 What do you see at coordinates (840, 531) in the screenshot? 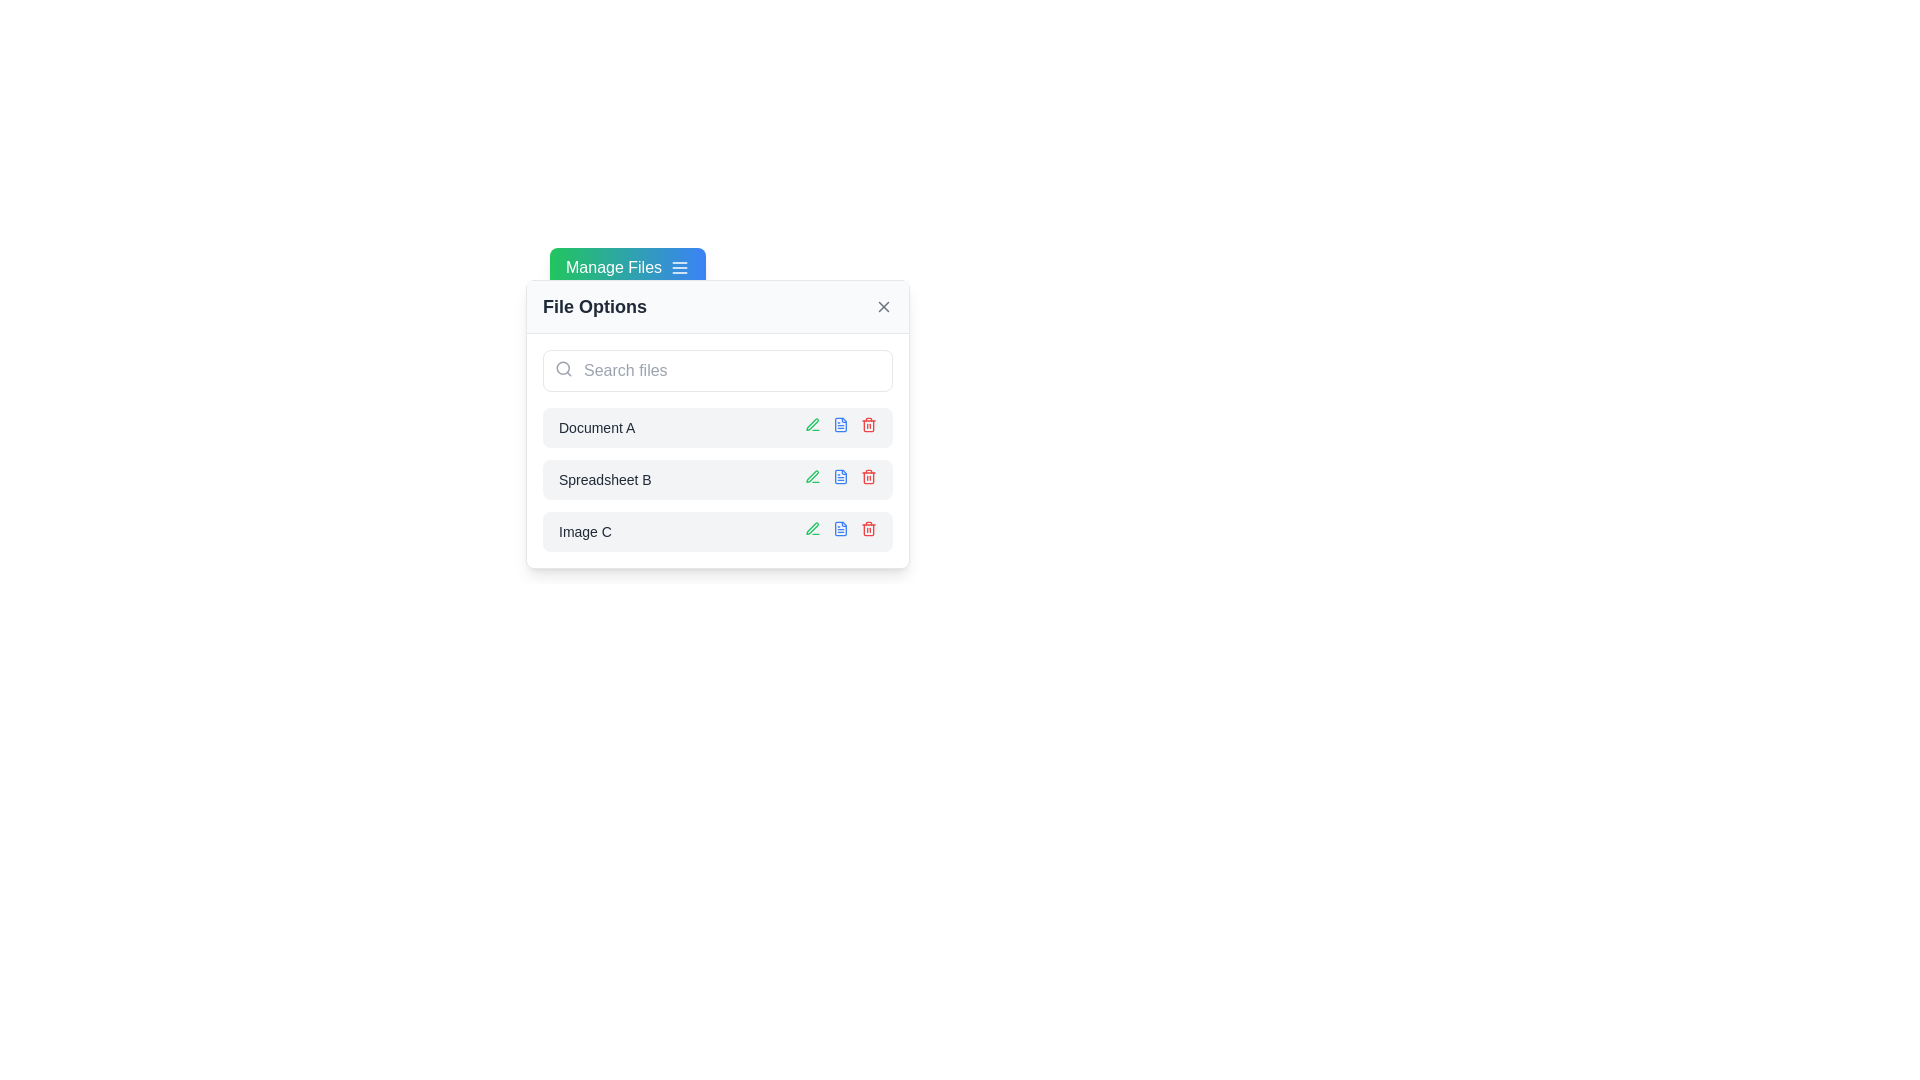
I see `one of the icons in the Horizontal icon group located in the 'Image C' row towards the far right` at bounding box center [840, 531].